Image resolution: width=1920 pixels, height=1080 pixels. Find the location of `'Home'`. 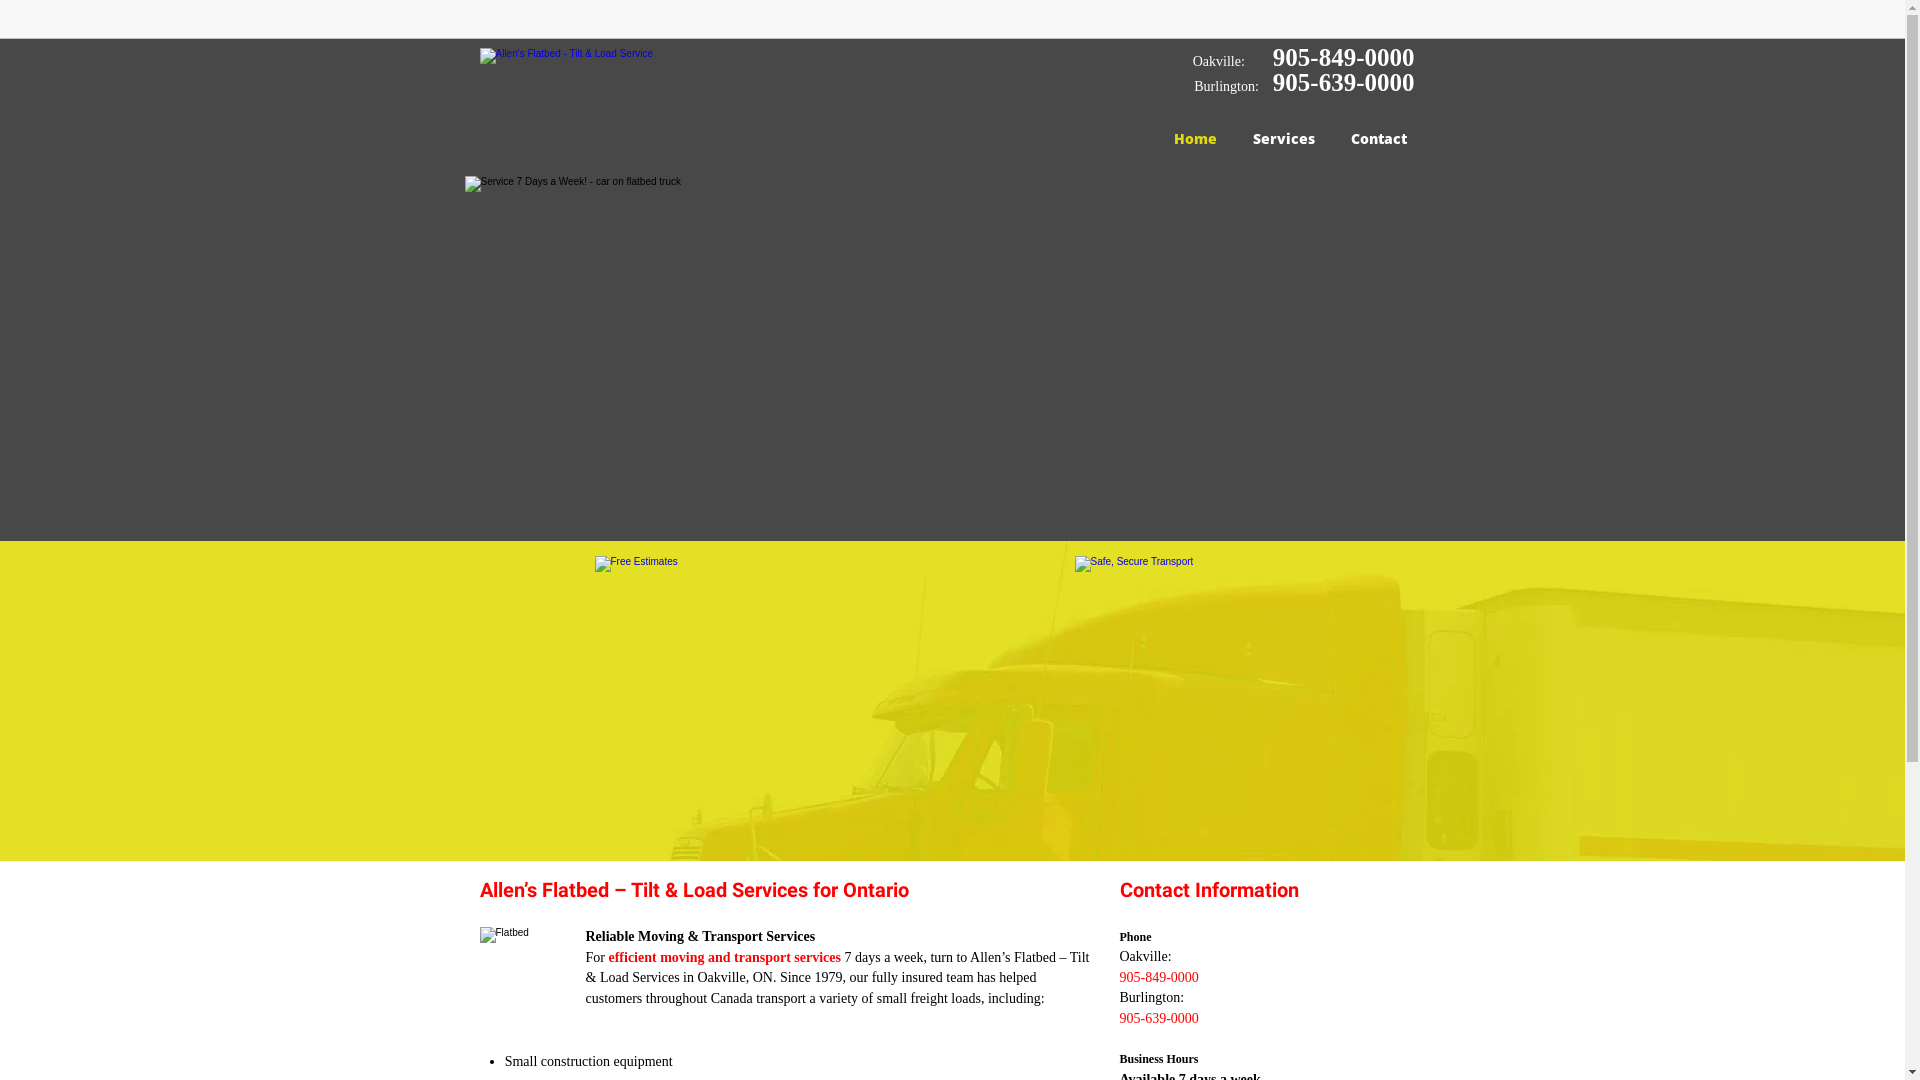

'Home' is located at coordinates (1195, 137).